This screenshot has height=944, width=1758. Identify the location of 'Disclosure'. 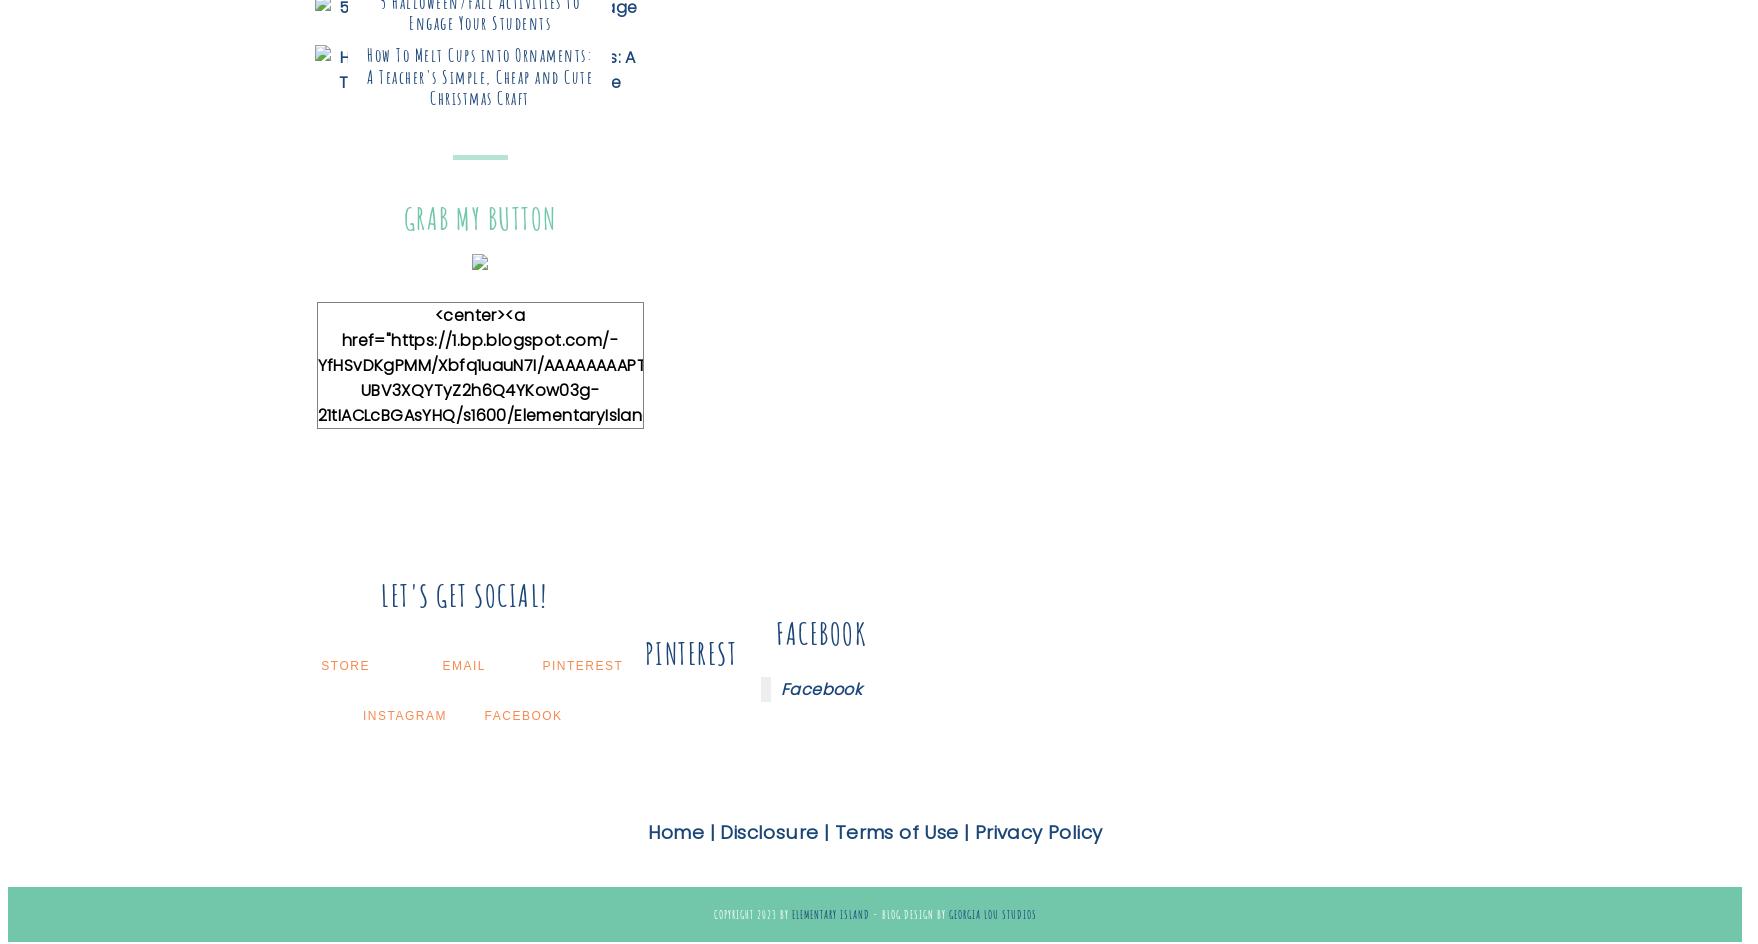
(767, 832).